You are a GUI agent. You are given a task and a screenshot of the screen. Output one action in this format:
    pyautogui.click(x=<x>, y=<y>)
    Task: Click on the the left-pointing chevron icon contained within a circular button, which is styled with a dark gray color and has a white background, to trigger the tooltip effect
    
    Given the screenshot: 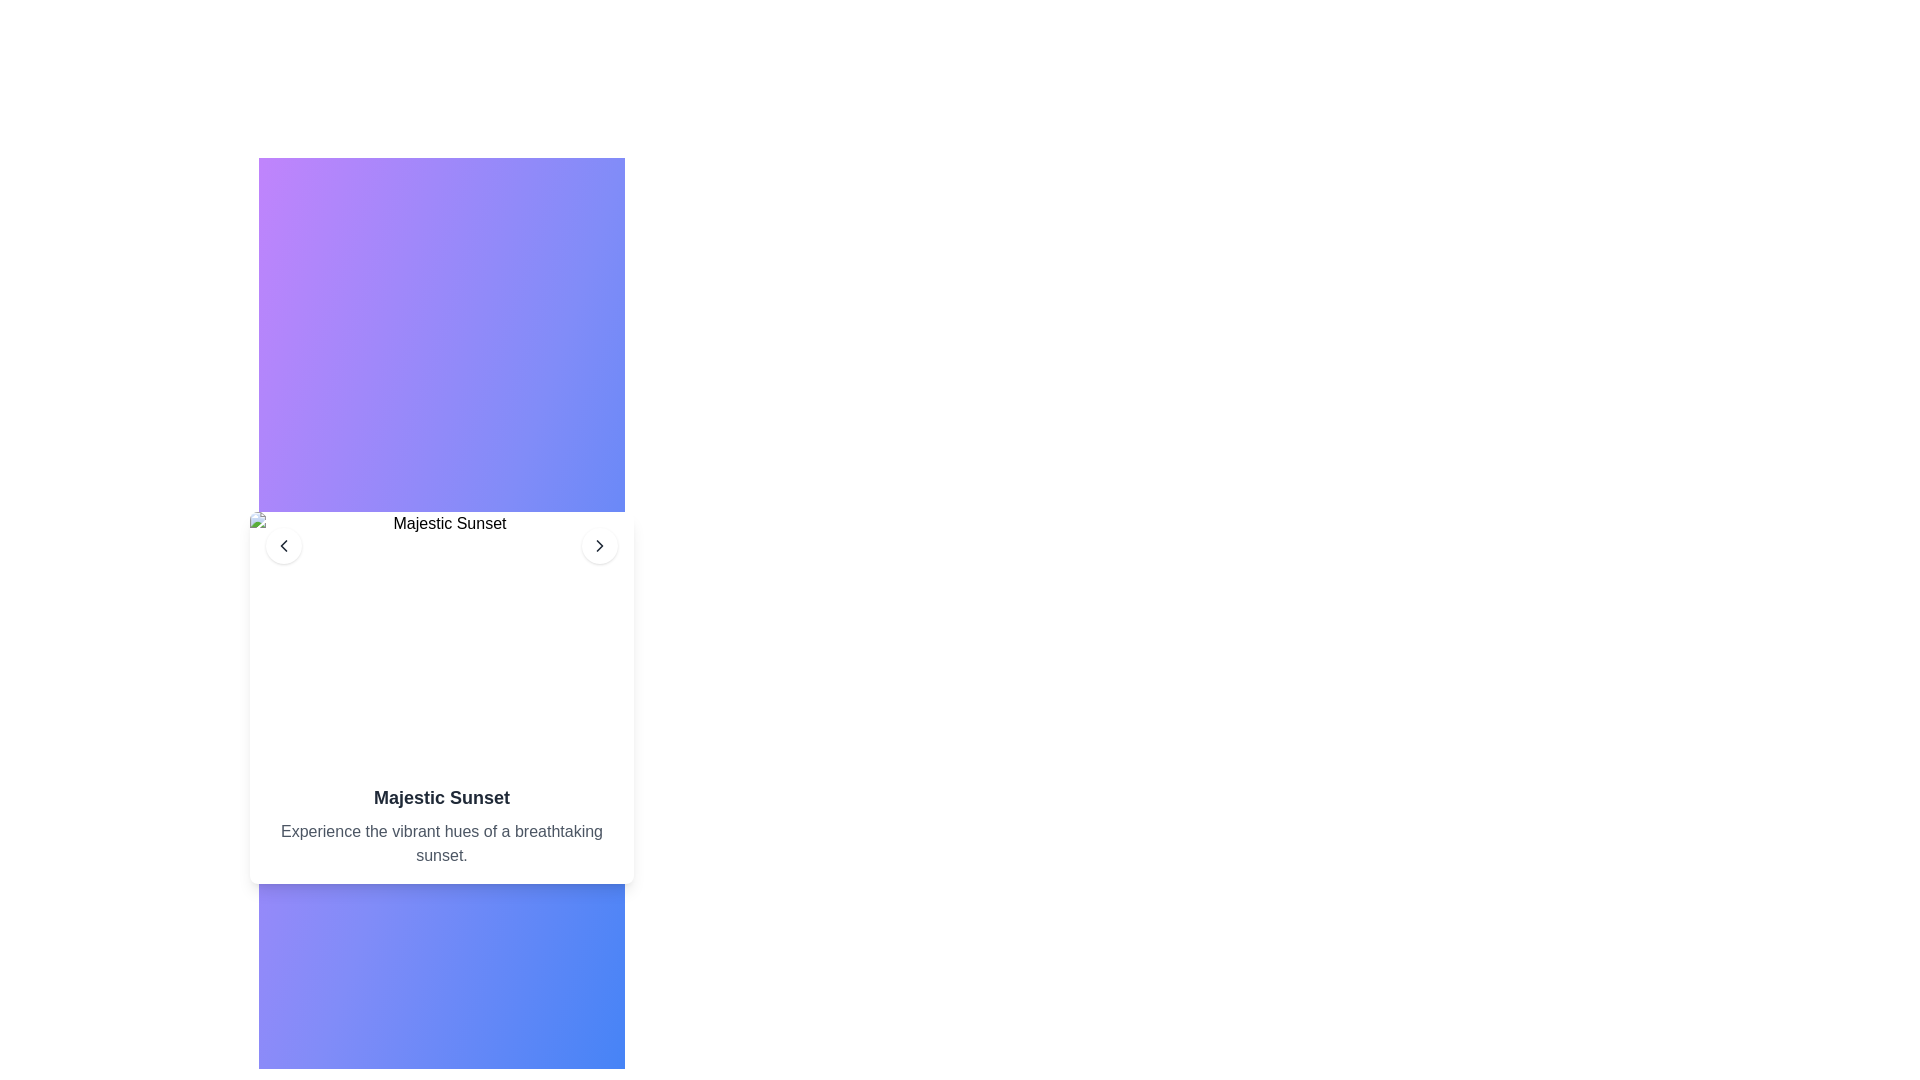 What is the action you would take?
    pyautogui.click(x=282, y=546)
    